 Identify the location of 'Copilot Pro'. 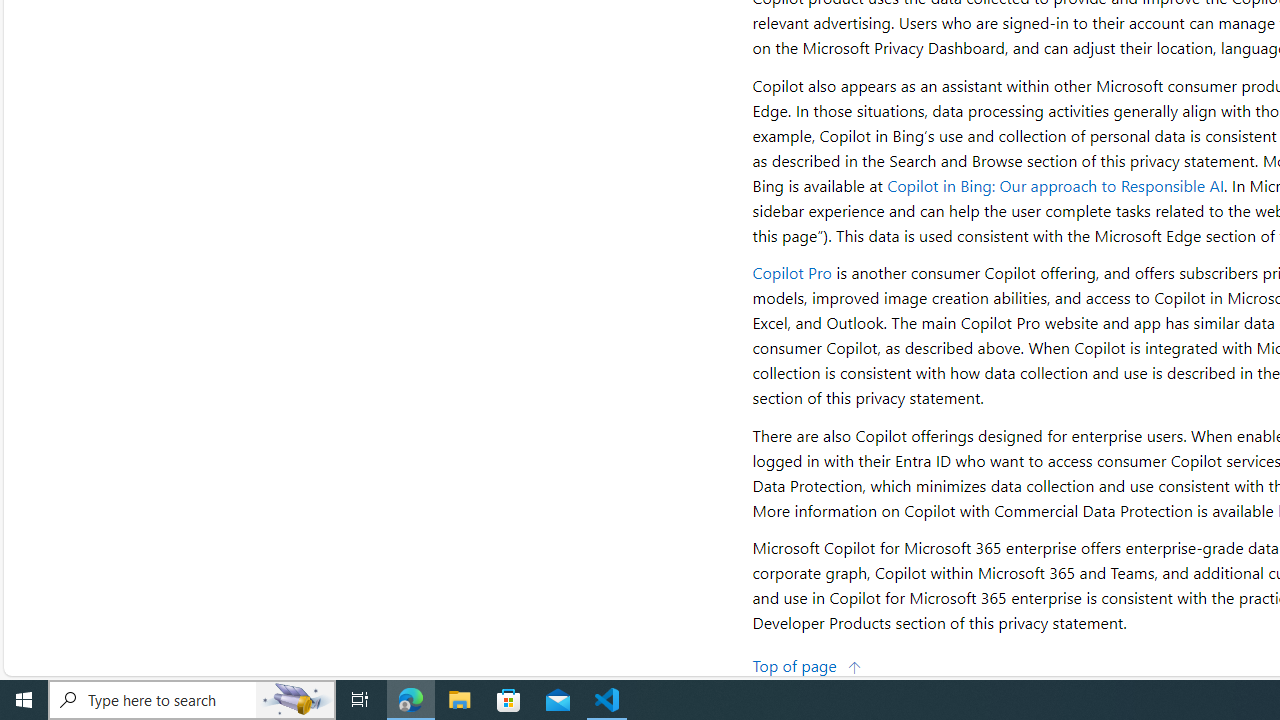
(791, 272).